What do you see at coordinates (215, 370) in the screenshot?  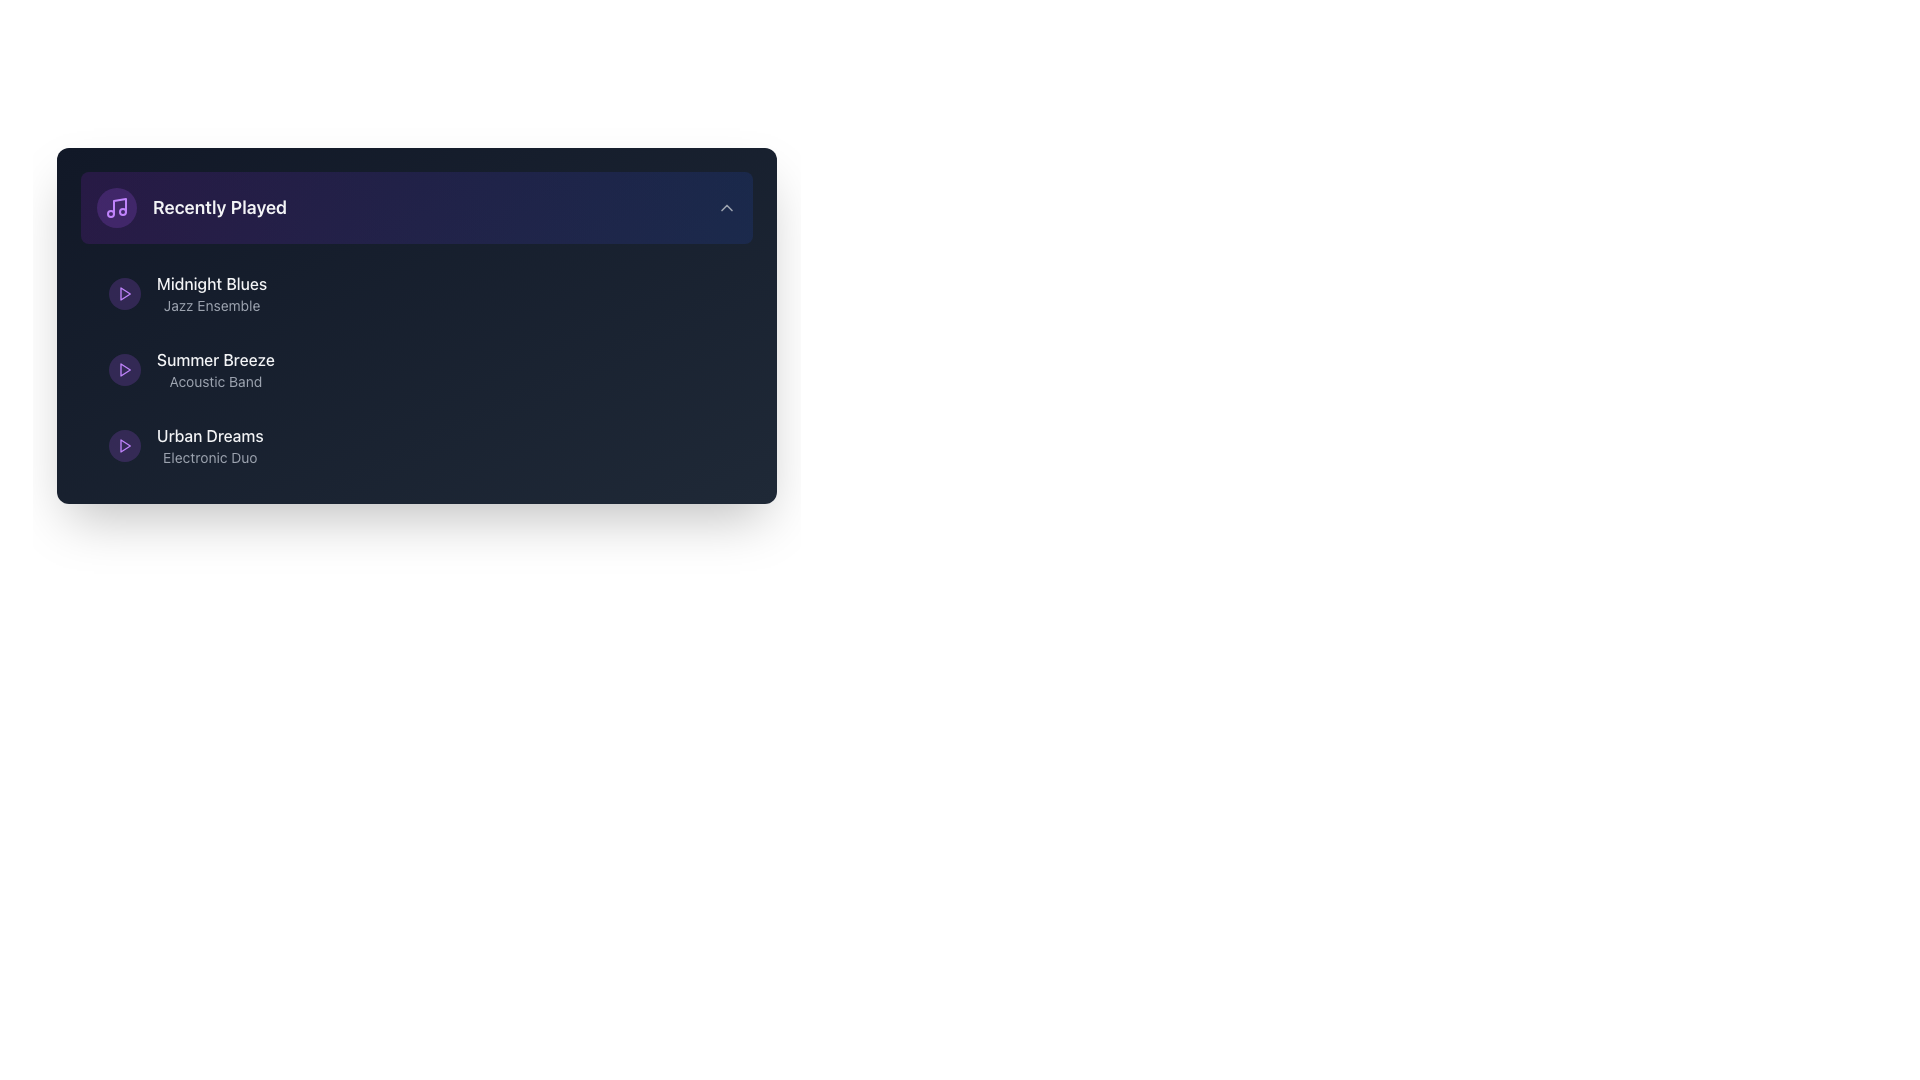 I see `information displayed in the 'Summer Breeze' Text label which features 'Summer Breeze' in bold light-colored font and 'Acoustic Band' in smaller gray font beneath it` at bounding box center [215, 370].